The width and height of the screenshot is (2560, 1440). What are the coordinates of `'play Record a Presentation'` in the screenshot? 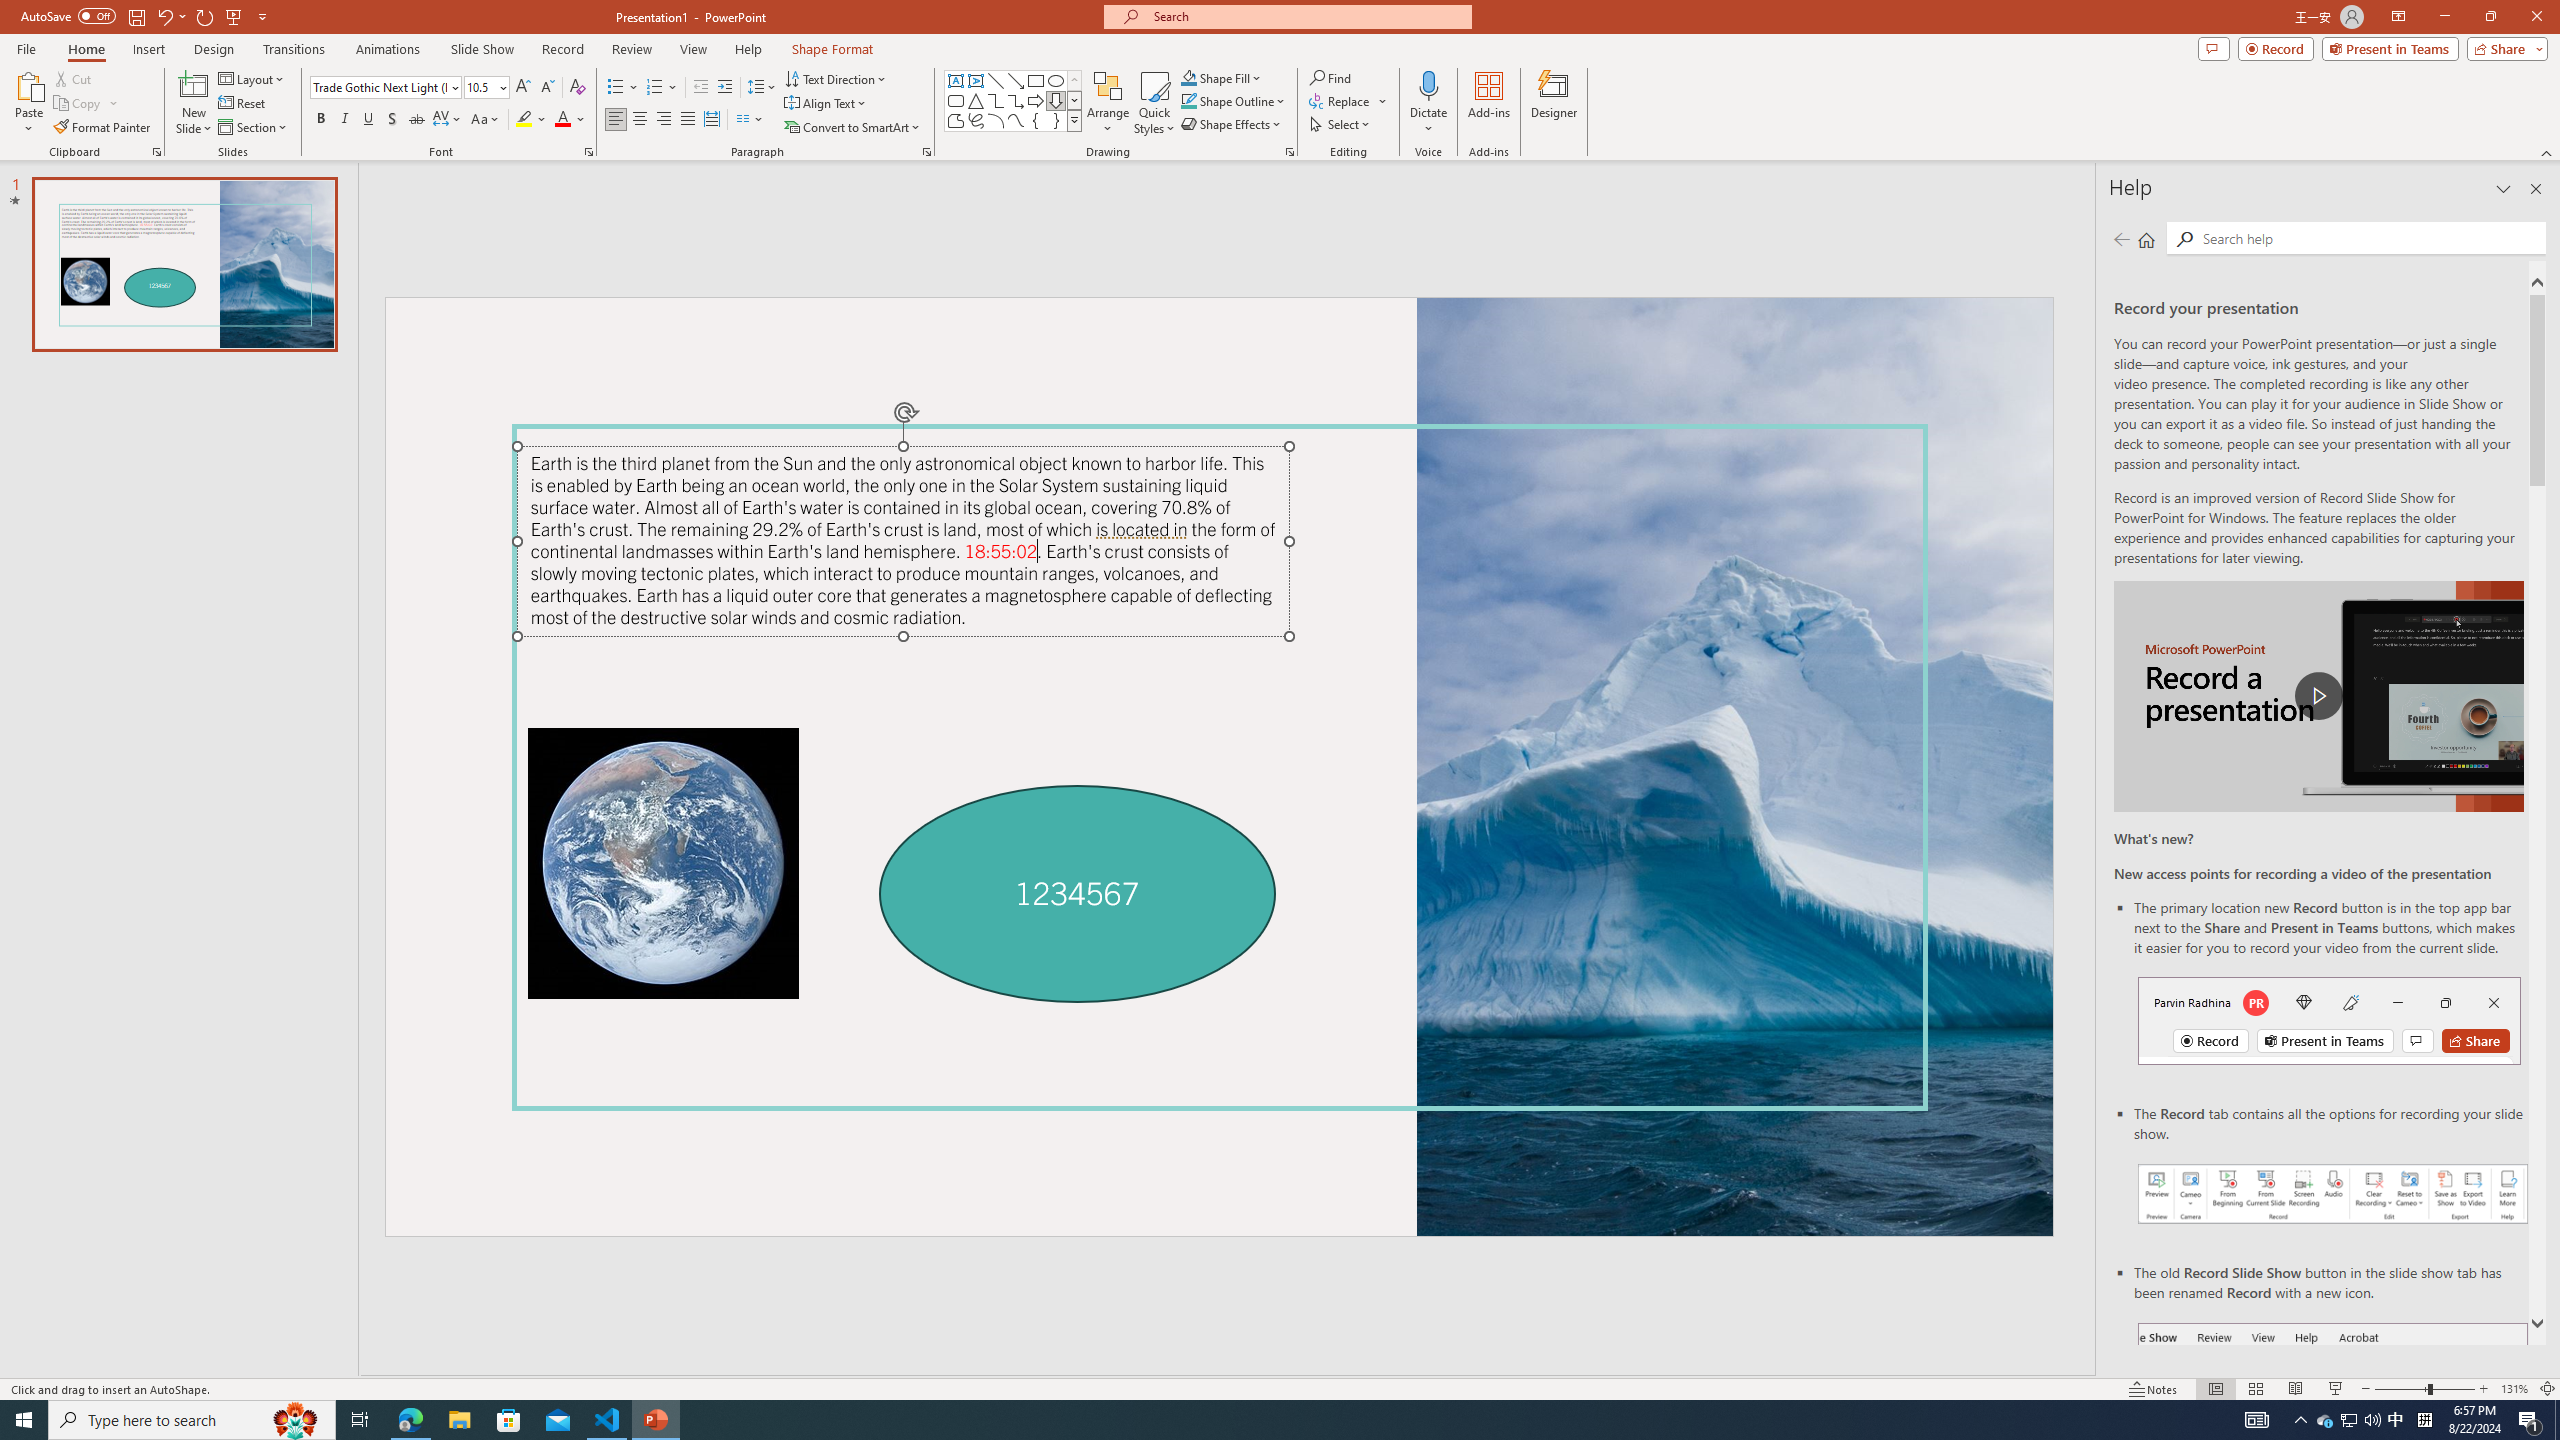 It's located at (2318, 696).